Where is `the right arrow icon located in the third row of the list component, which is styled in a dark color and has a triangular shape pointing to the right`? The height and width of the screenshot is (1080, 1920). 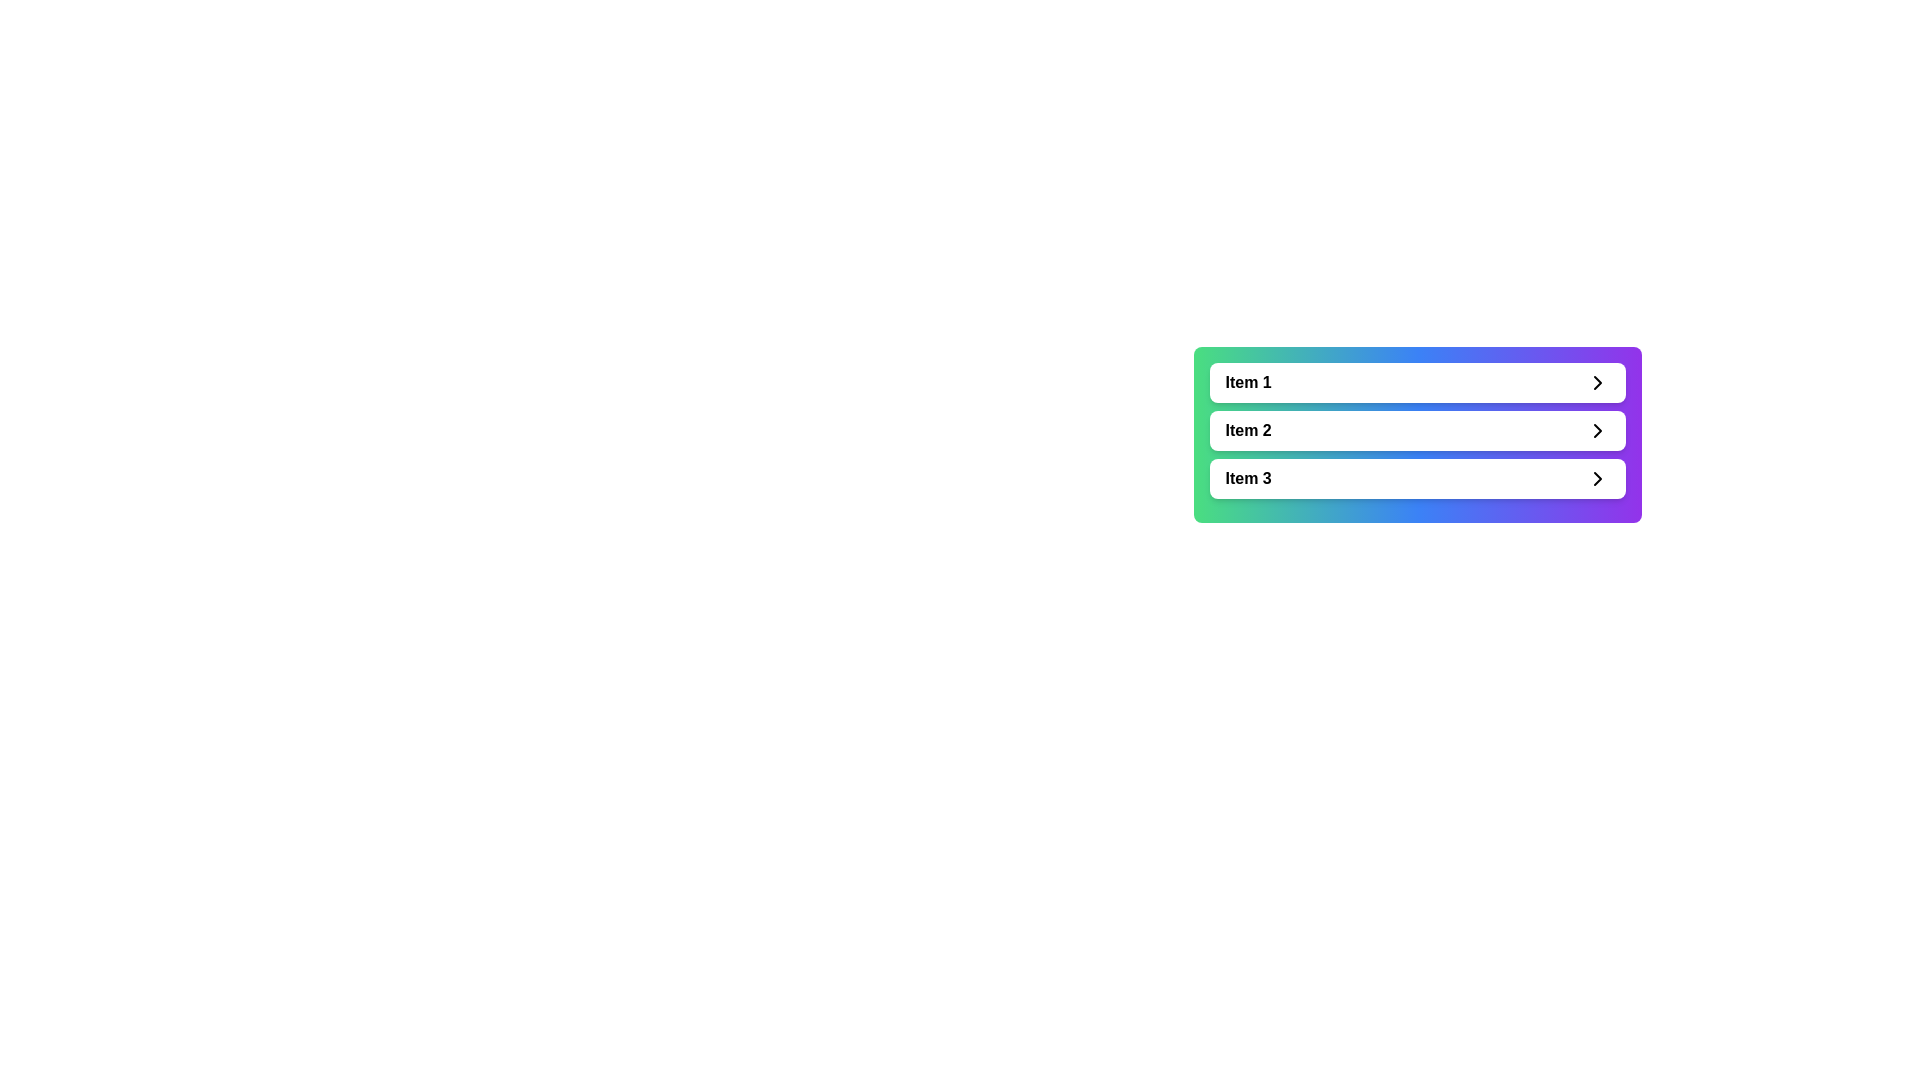
the right arrow icon located in the third row of the list component, which is styled in a dark color and has a triangular shape pointing to the right is located at coordinates (1596, 478).